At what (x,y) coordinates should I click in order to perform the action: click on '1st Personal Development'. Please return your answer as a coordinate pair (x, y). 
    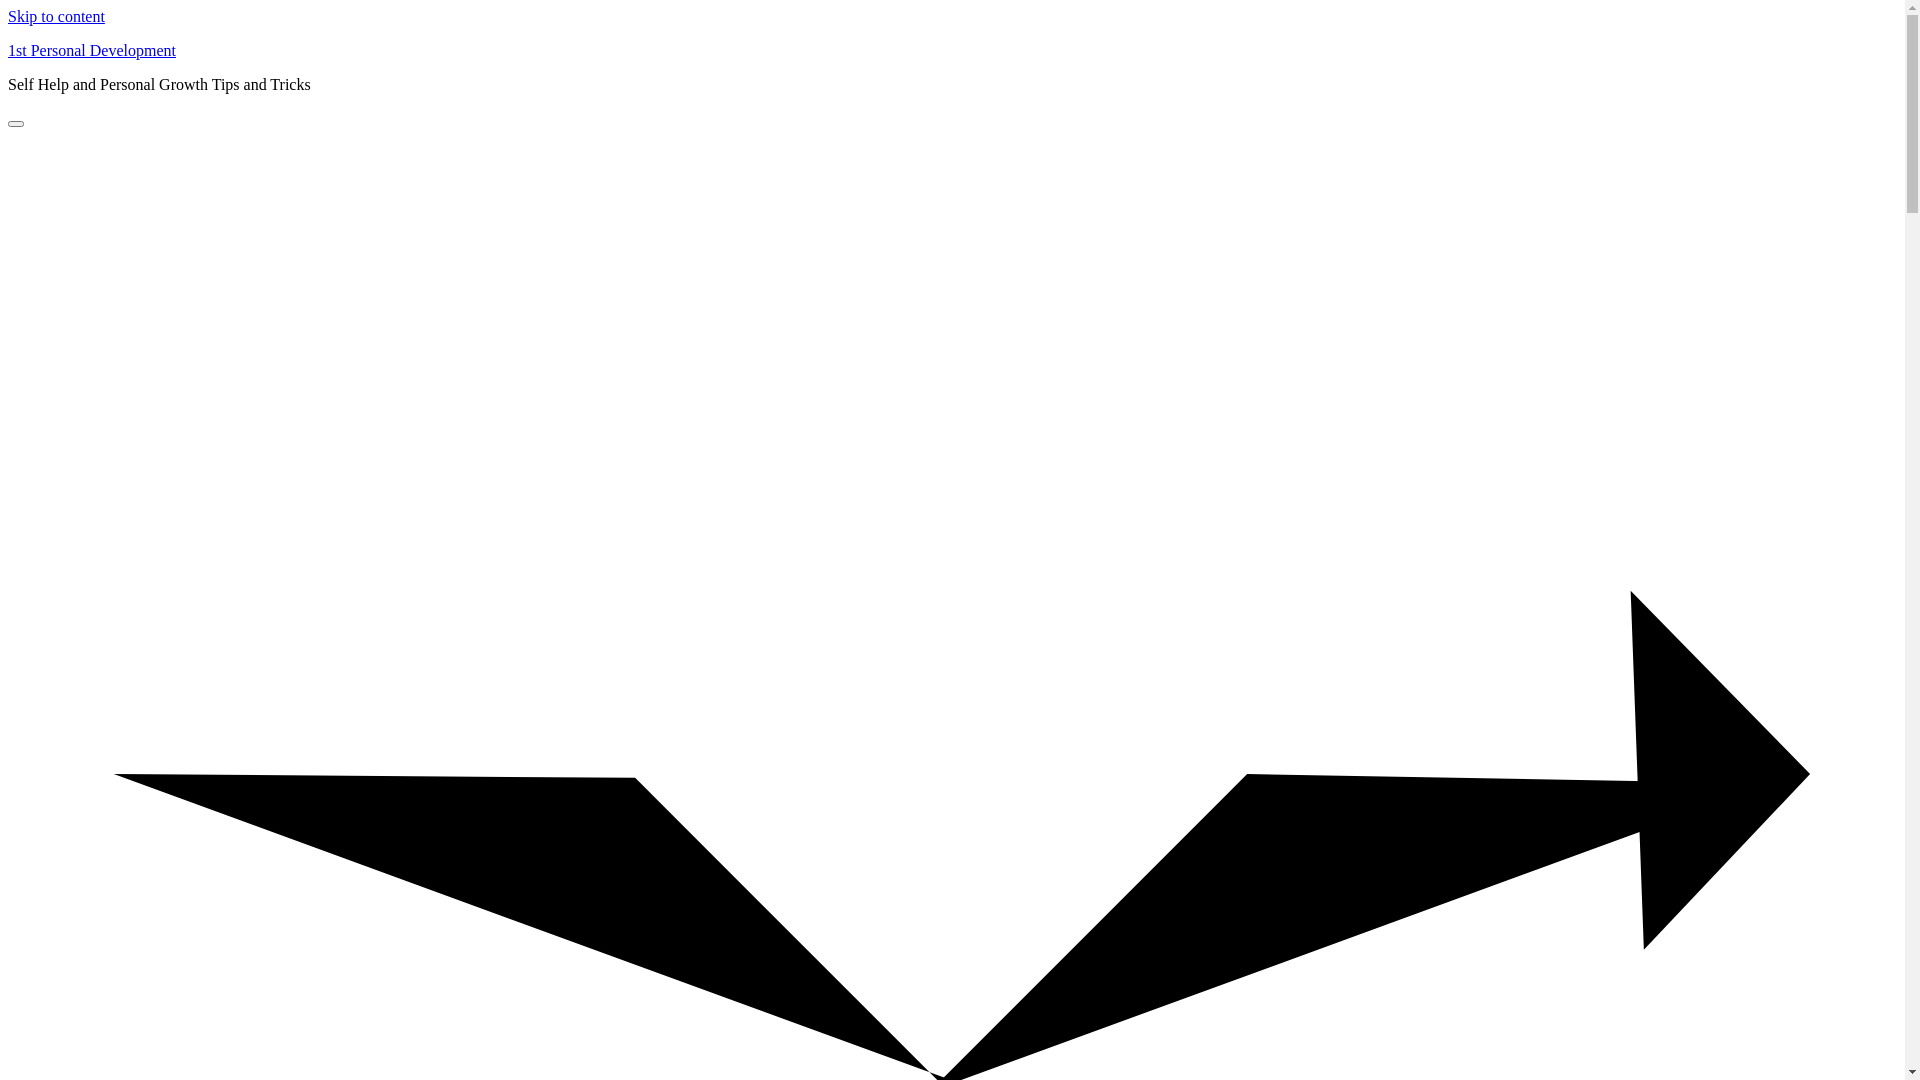
    Looking at the image, I should click on (90, 49).